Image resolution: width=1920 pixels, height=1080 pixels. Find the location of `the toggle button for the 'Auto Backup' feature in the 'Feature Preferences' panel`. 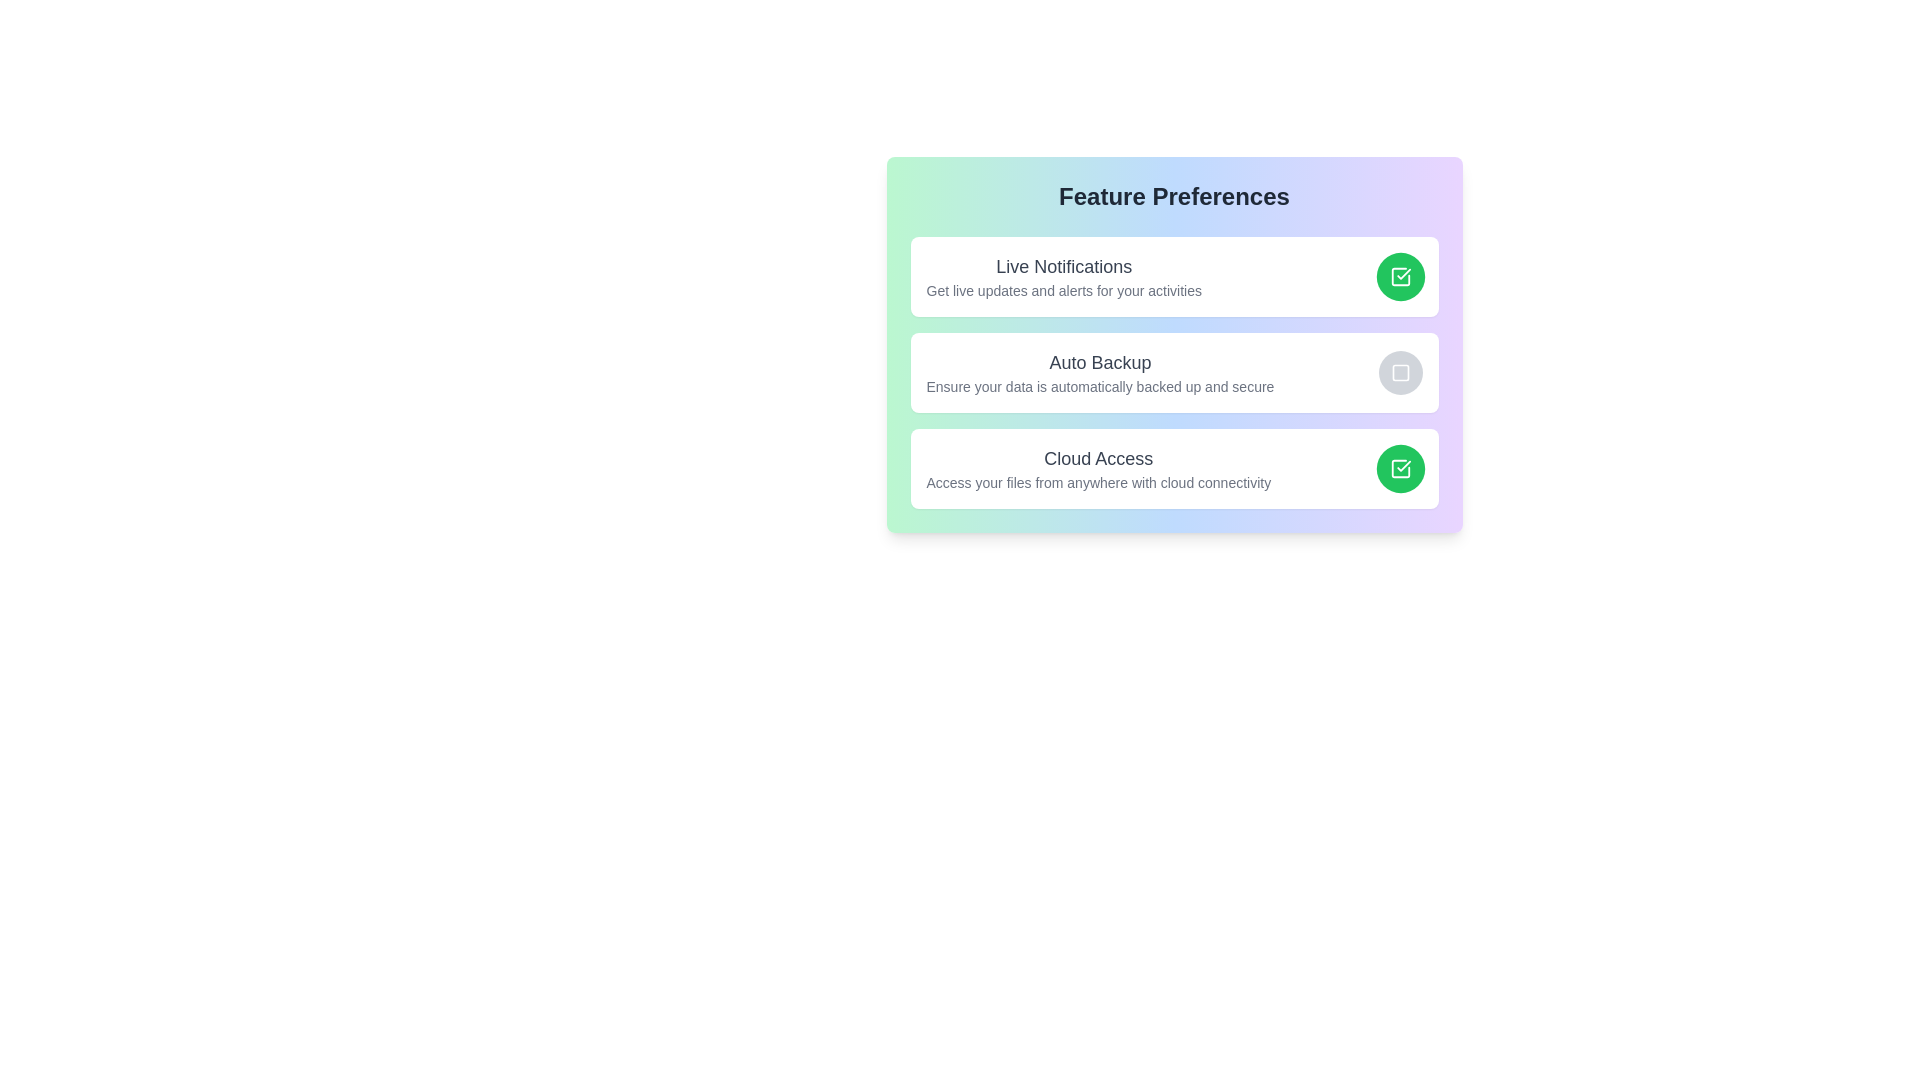

the toggle button for the 'Auto Backup' feature in the 'Feature Preferences' panel is located at coordinates (1399, 373).